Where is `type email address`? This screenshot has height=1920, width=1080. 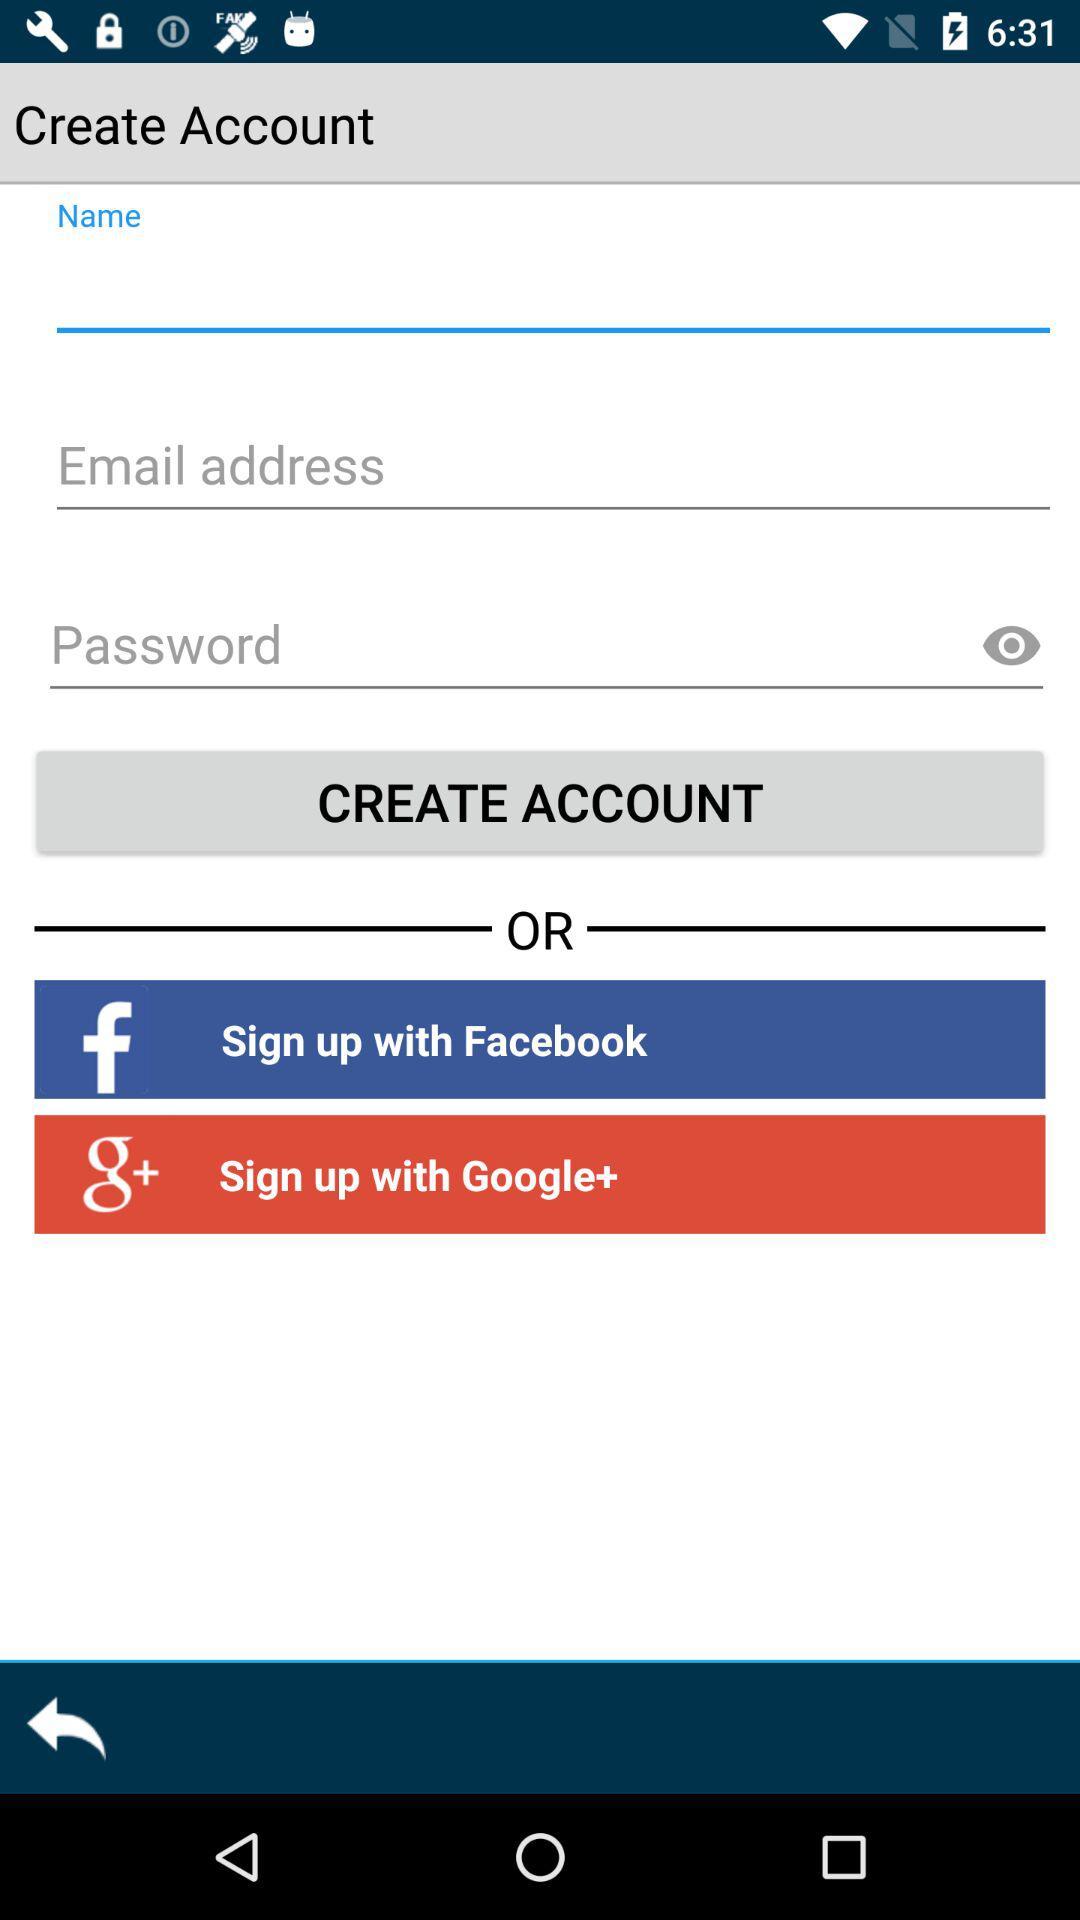
type email address is located at coordinates (550, 467).